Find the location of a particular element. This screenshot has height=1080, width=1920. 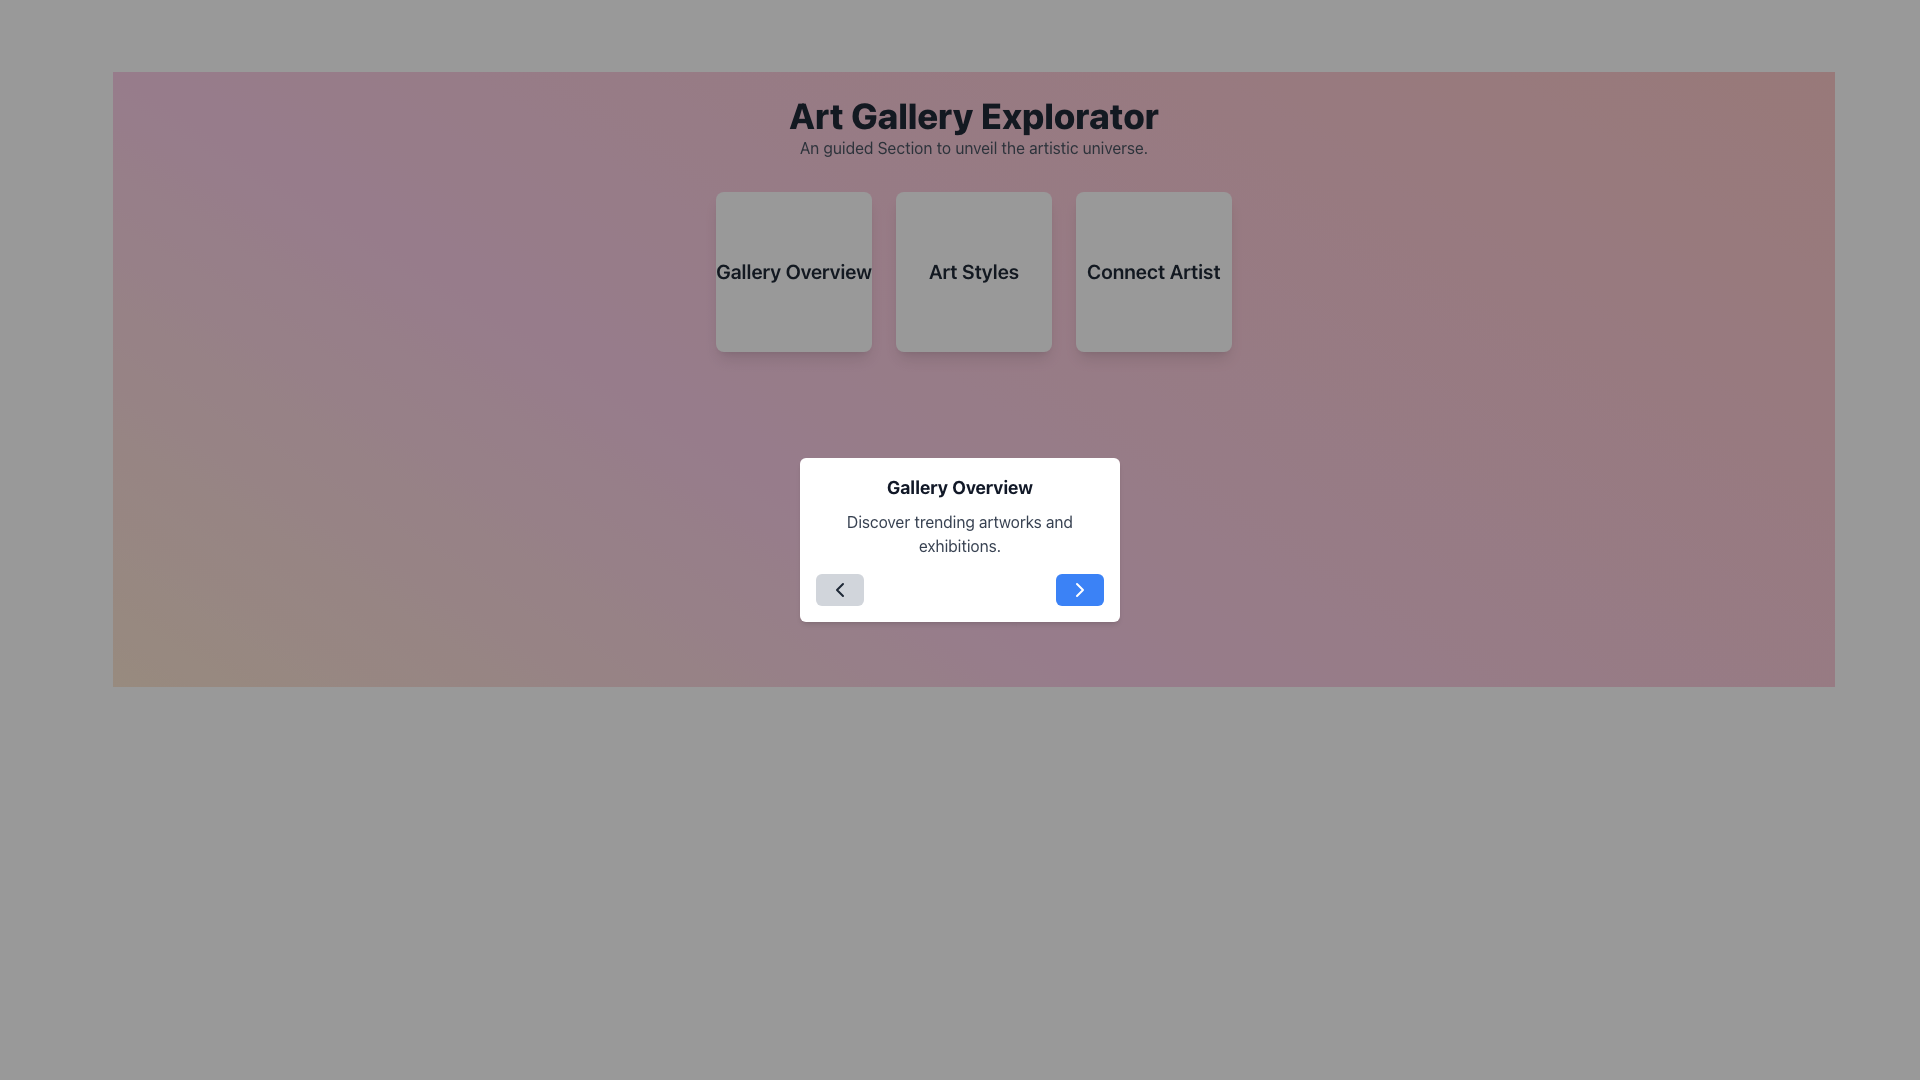

the text label 'Connect Artist' which serves as the title for the corresponding card in the upper-middle part of the page, located within the rightmost card in a row of three cards is located at coordinates (1153, 272).